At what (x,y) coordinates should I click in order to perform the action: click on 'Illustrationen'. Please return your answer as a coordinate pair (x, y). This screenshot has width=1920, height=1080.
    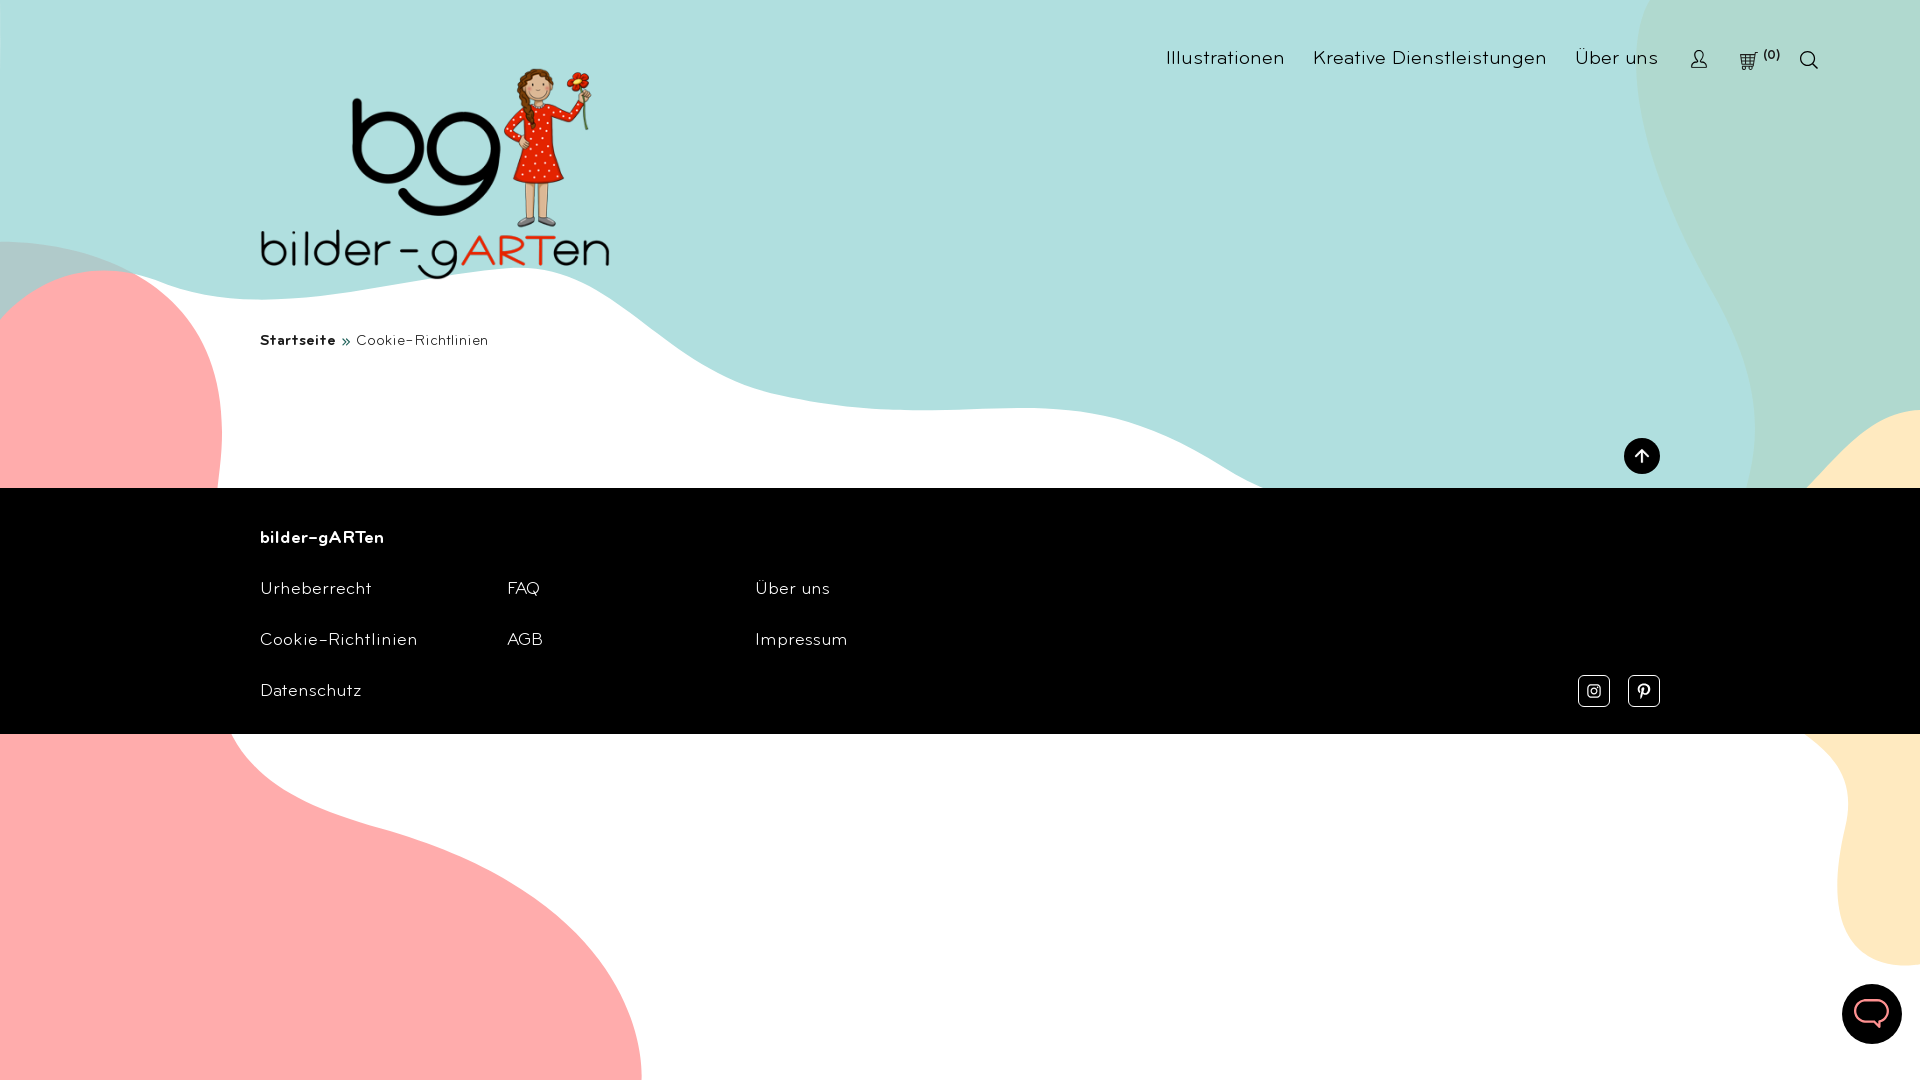
    Looking at the image, I should click on (1224, 59).